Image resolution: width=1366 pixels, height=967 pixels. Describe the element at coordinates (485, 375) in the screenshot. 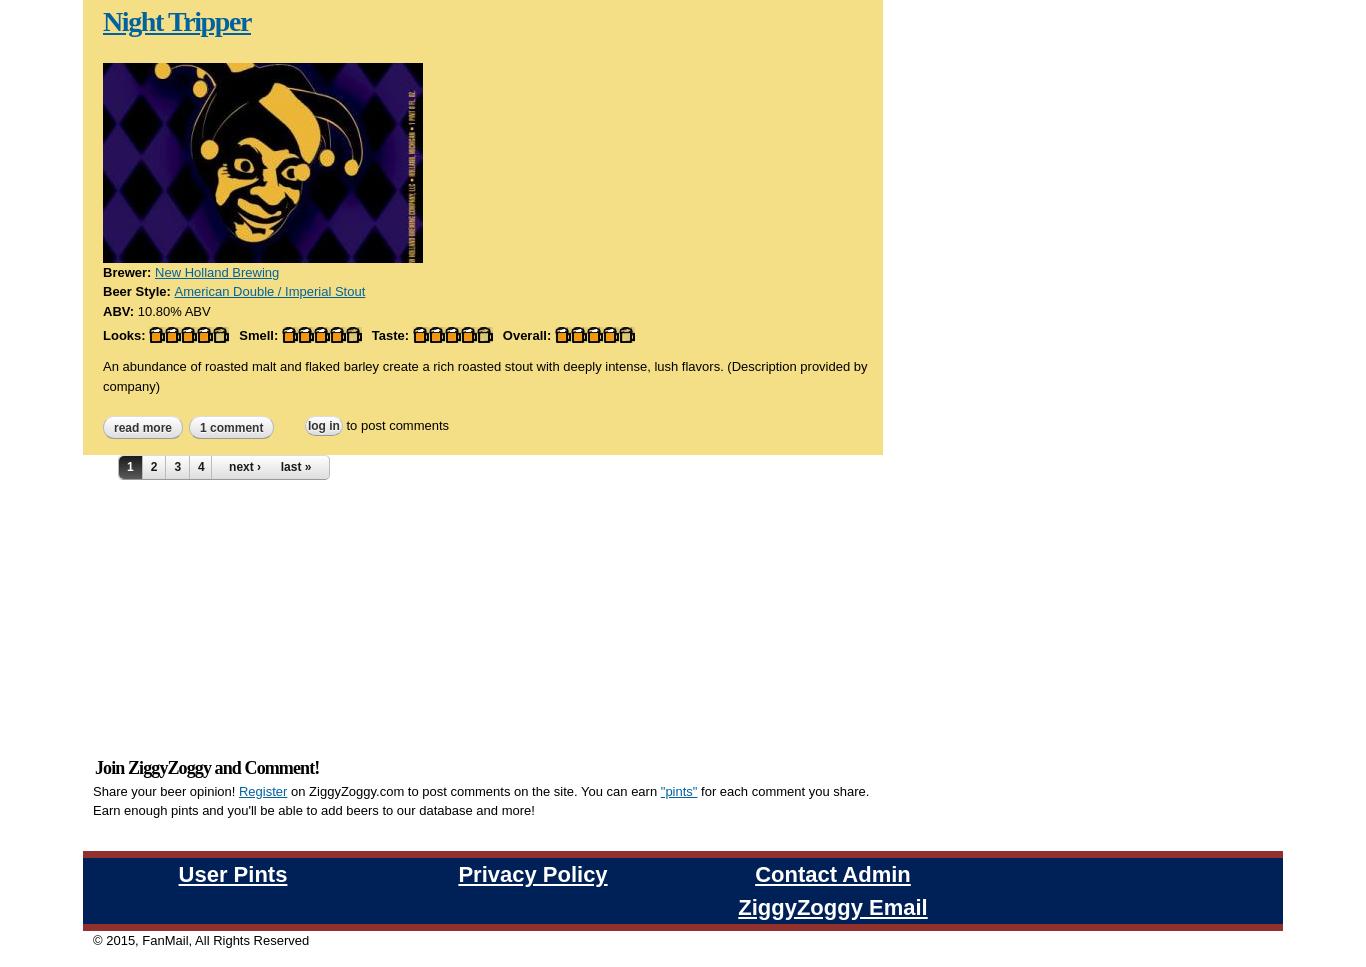

I see `'An abundance of roasted malt and flaked barley create a rich roasted stout with deeply intense, lush flavors.  (Description provided by company)'` at that location.